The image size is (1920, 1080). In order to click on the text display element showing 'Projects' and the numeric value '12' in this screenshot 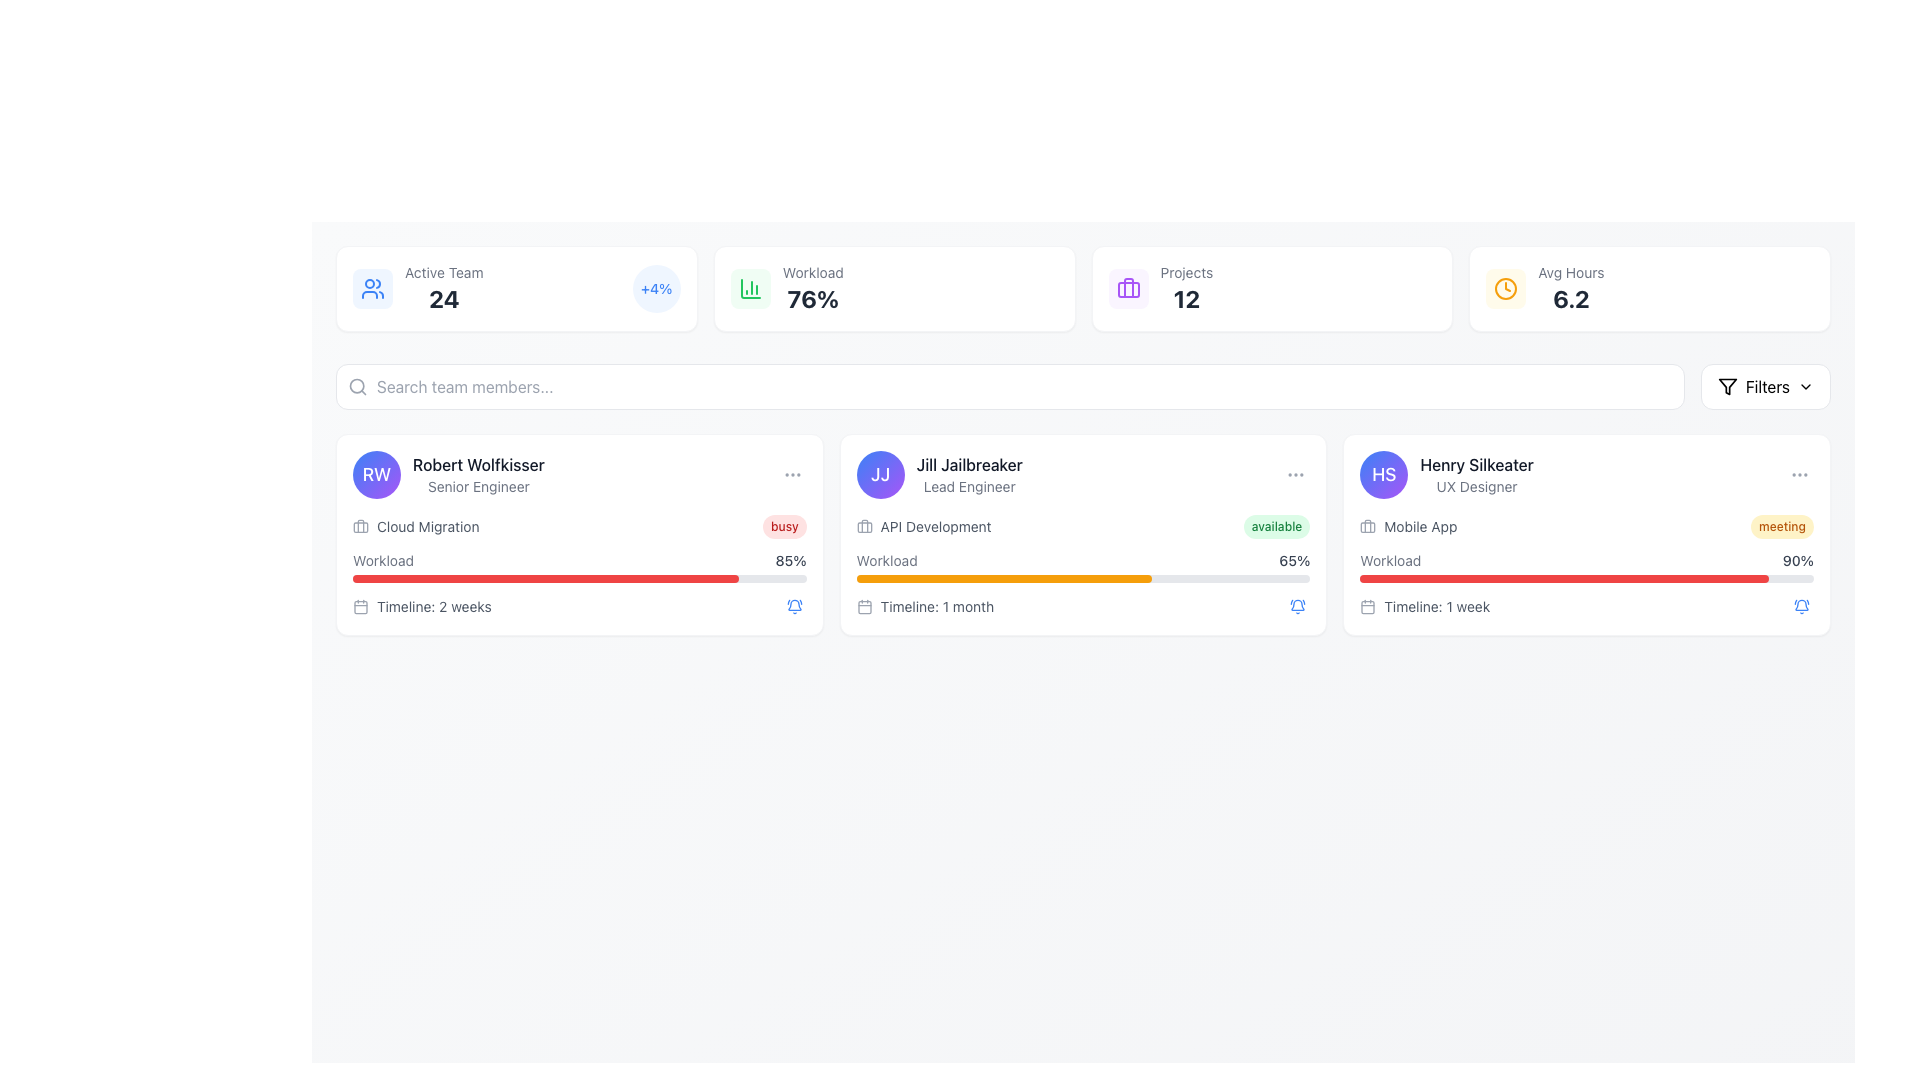, I will do `click(1186, 289)`.